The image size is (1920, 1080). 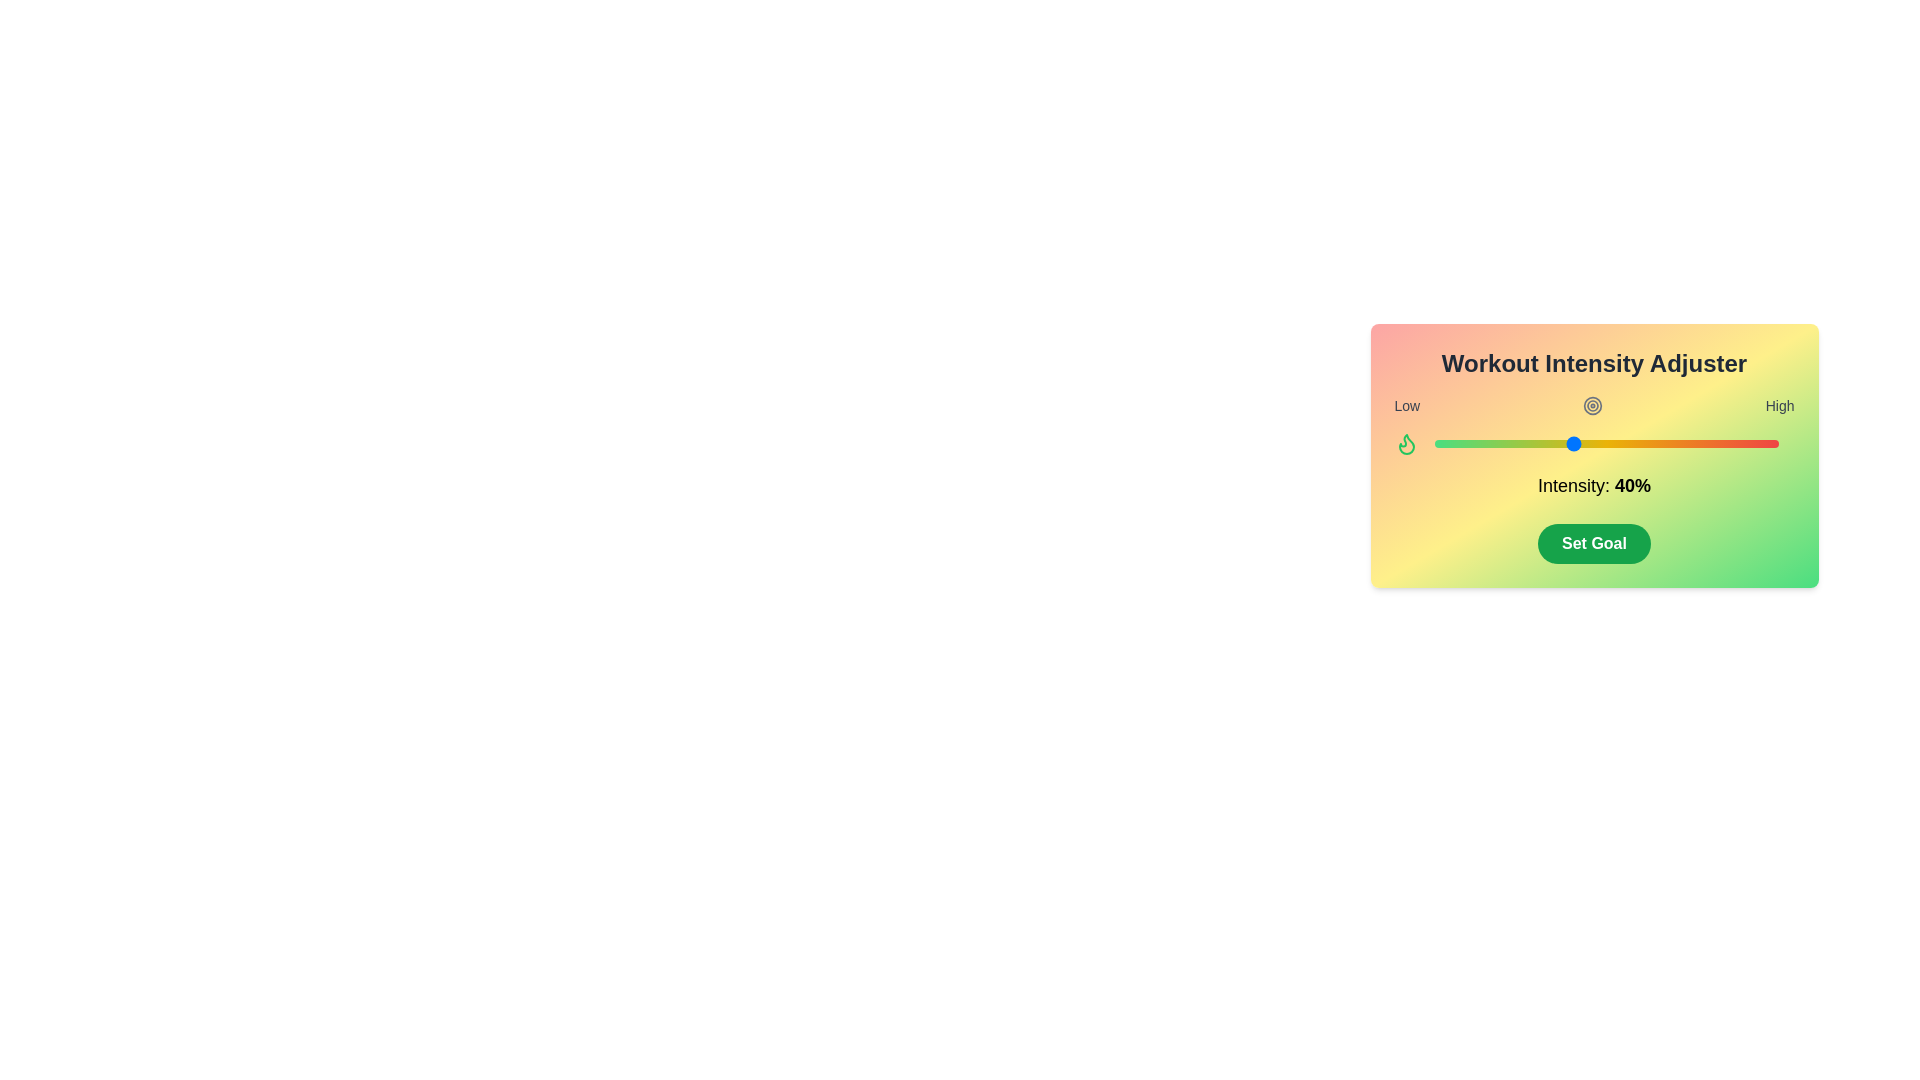 What do you see at coordinates (1405, 442) in the screenshot?
I see `the flame icon to observe its visual feedback` at bounding box center [1405, 442].